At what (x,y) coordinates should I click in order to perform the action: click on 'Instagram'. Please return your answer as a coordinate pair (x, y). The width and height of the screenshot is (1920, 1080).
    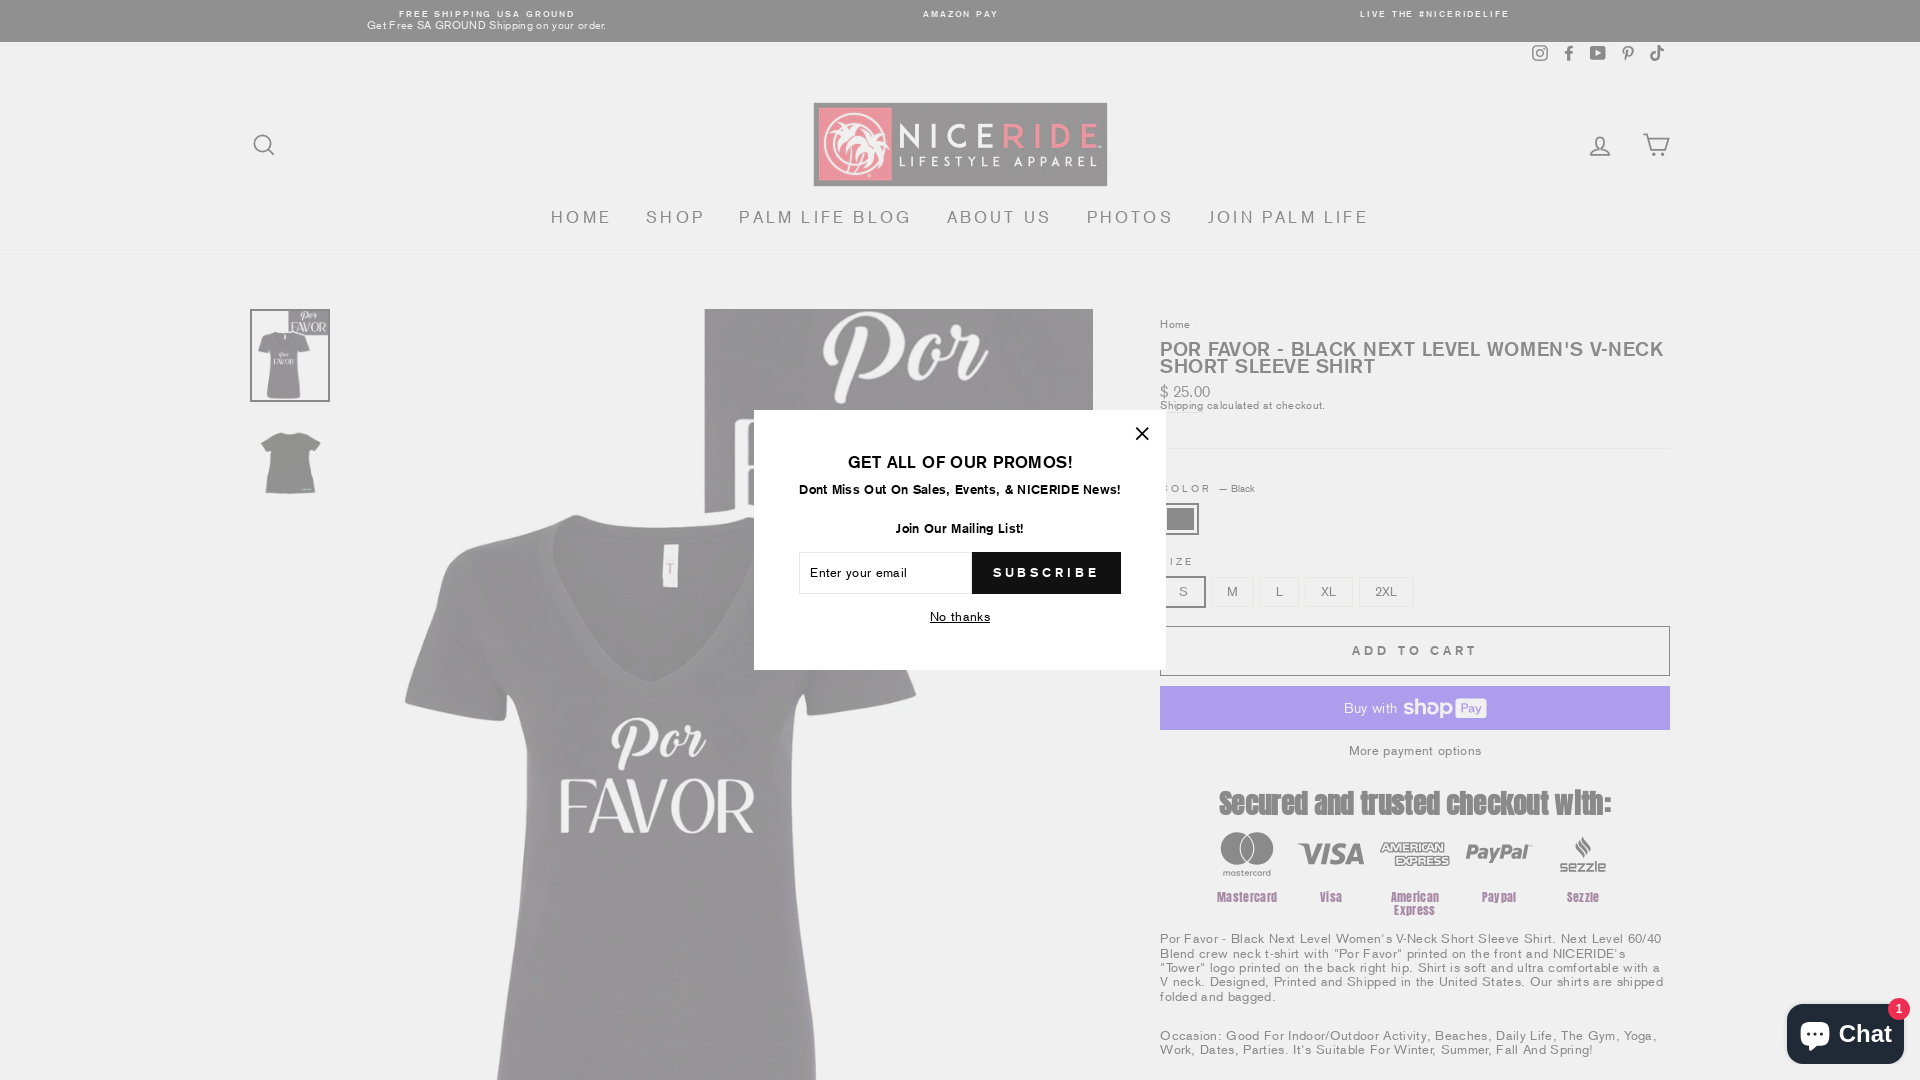
    Looking at the image, I should click on (1539, 53).